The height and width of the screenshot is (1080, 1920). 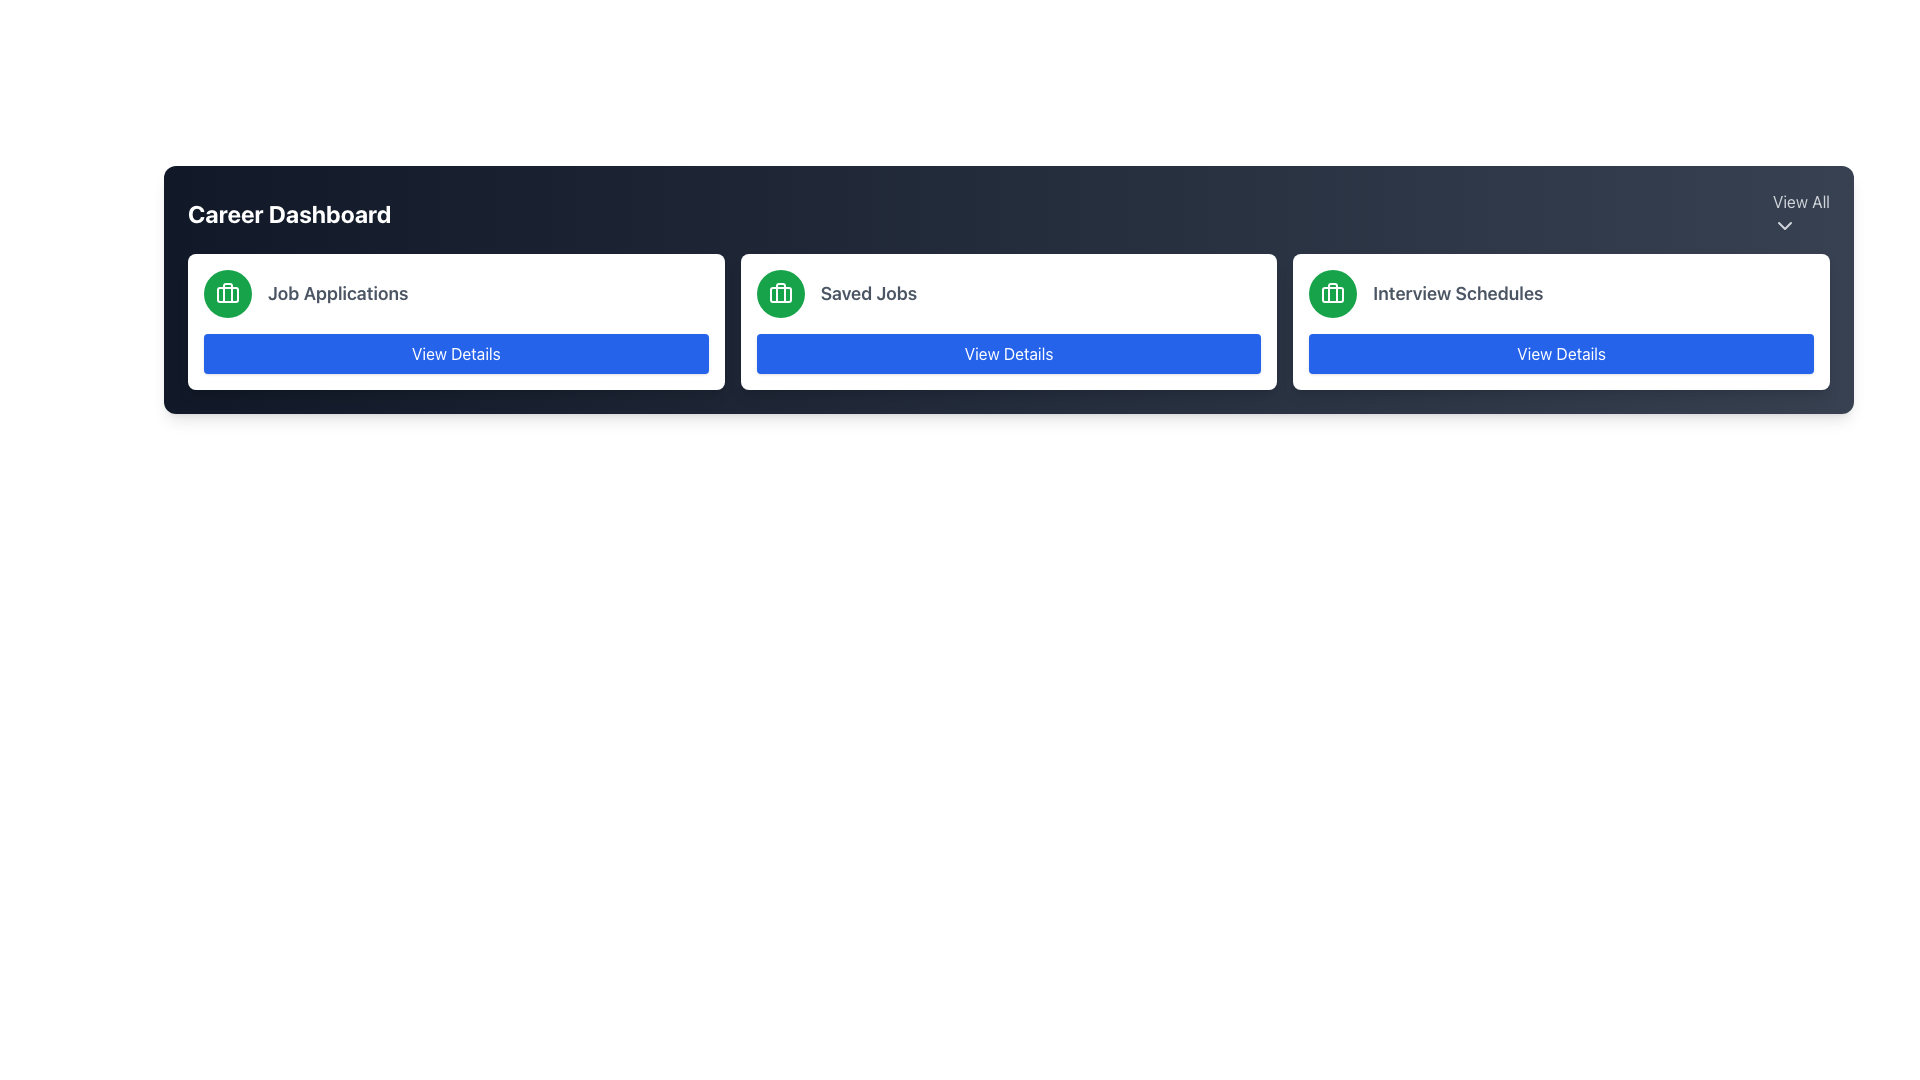 I want to click on the briefcase icon located in the top-left corner of the 'Job Applications' card interface, which features a green background and white strokes, so click(x=227, y=293).